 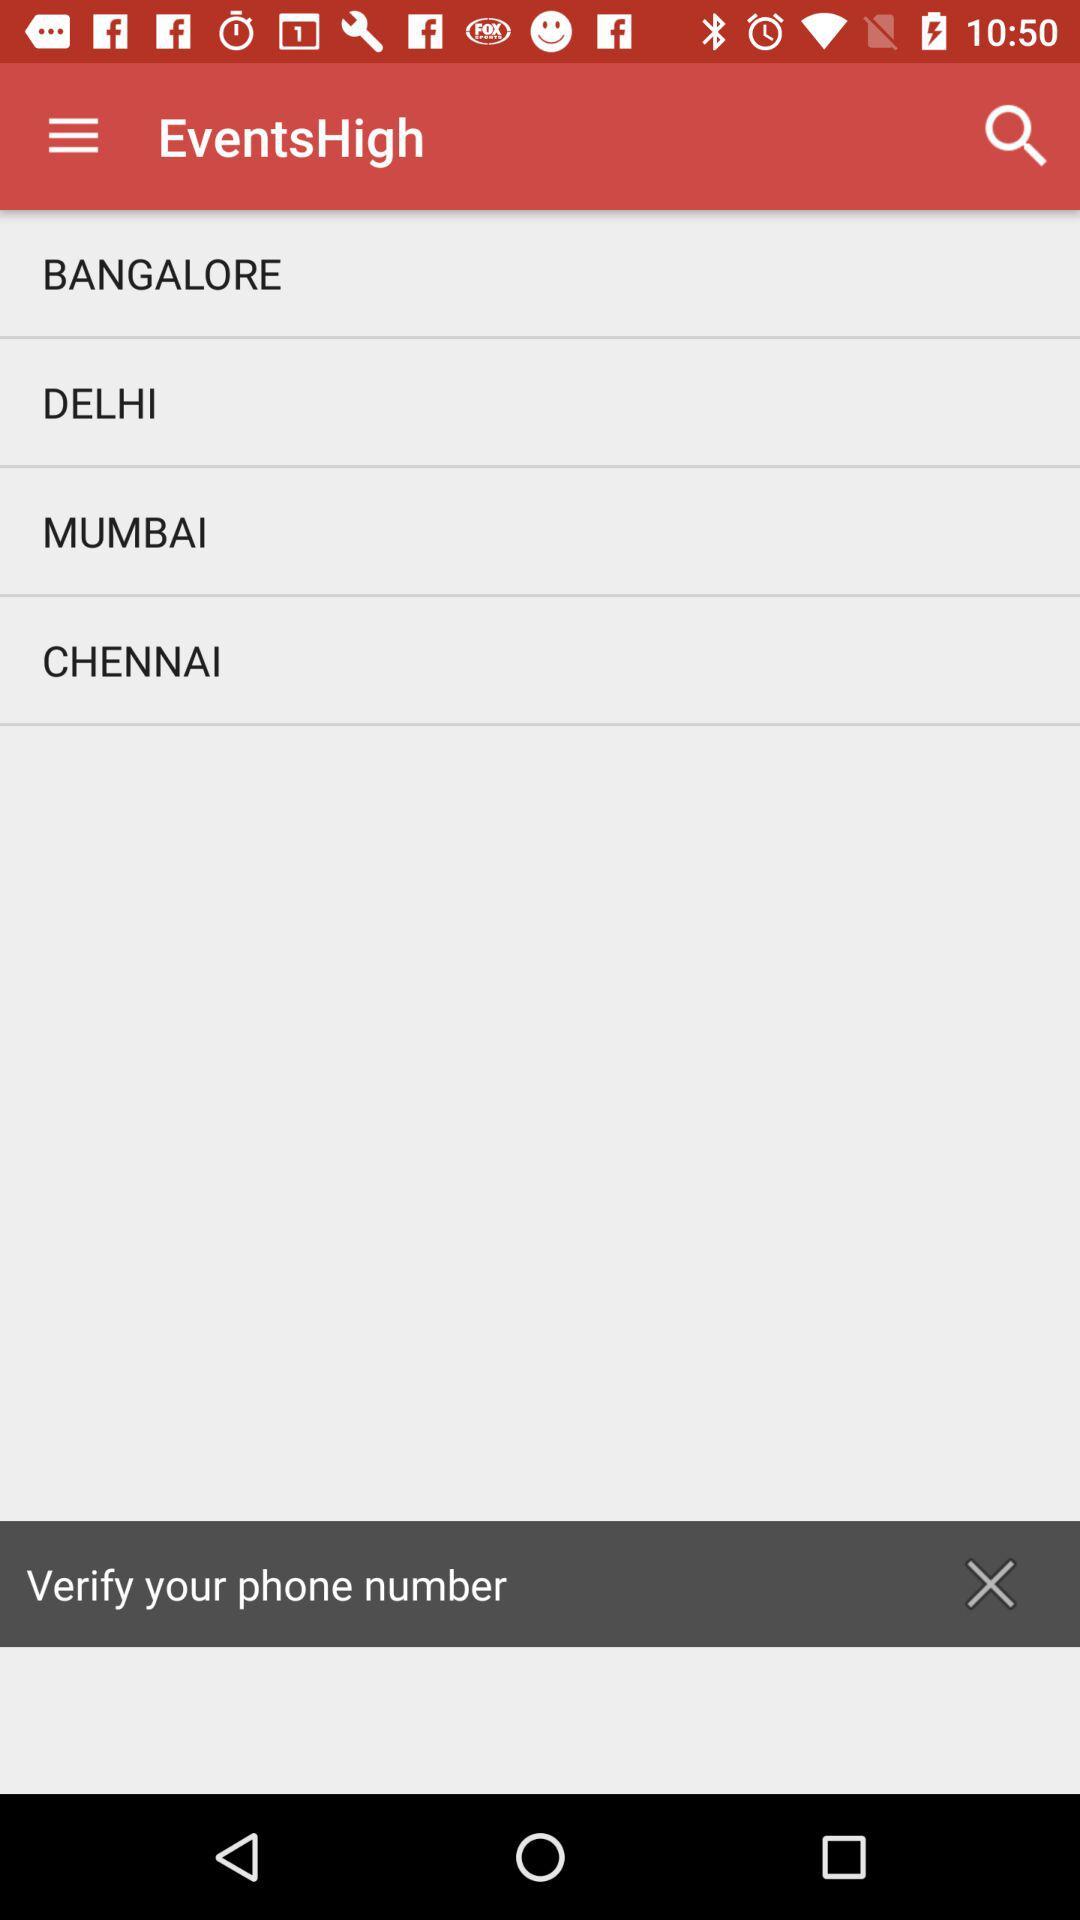 I want to click on bangalore, so click(x=540, y=272).